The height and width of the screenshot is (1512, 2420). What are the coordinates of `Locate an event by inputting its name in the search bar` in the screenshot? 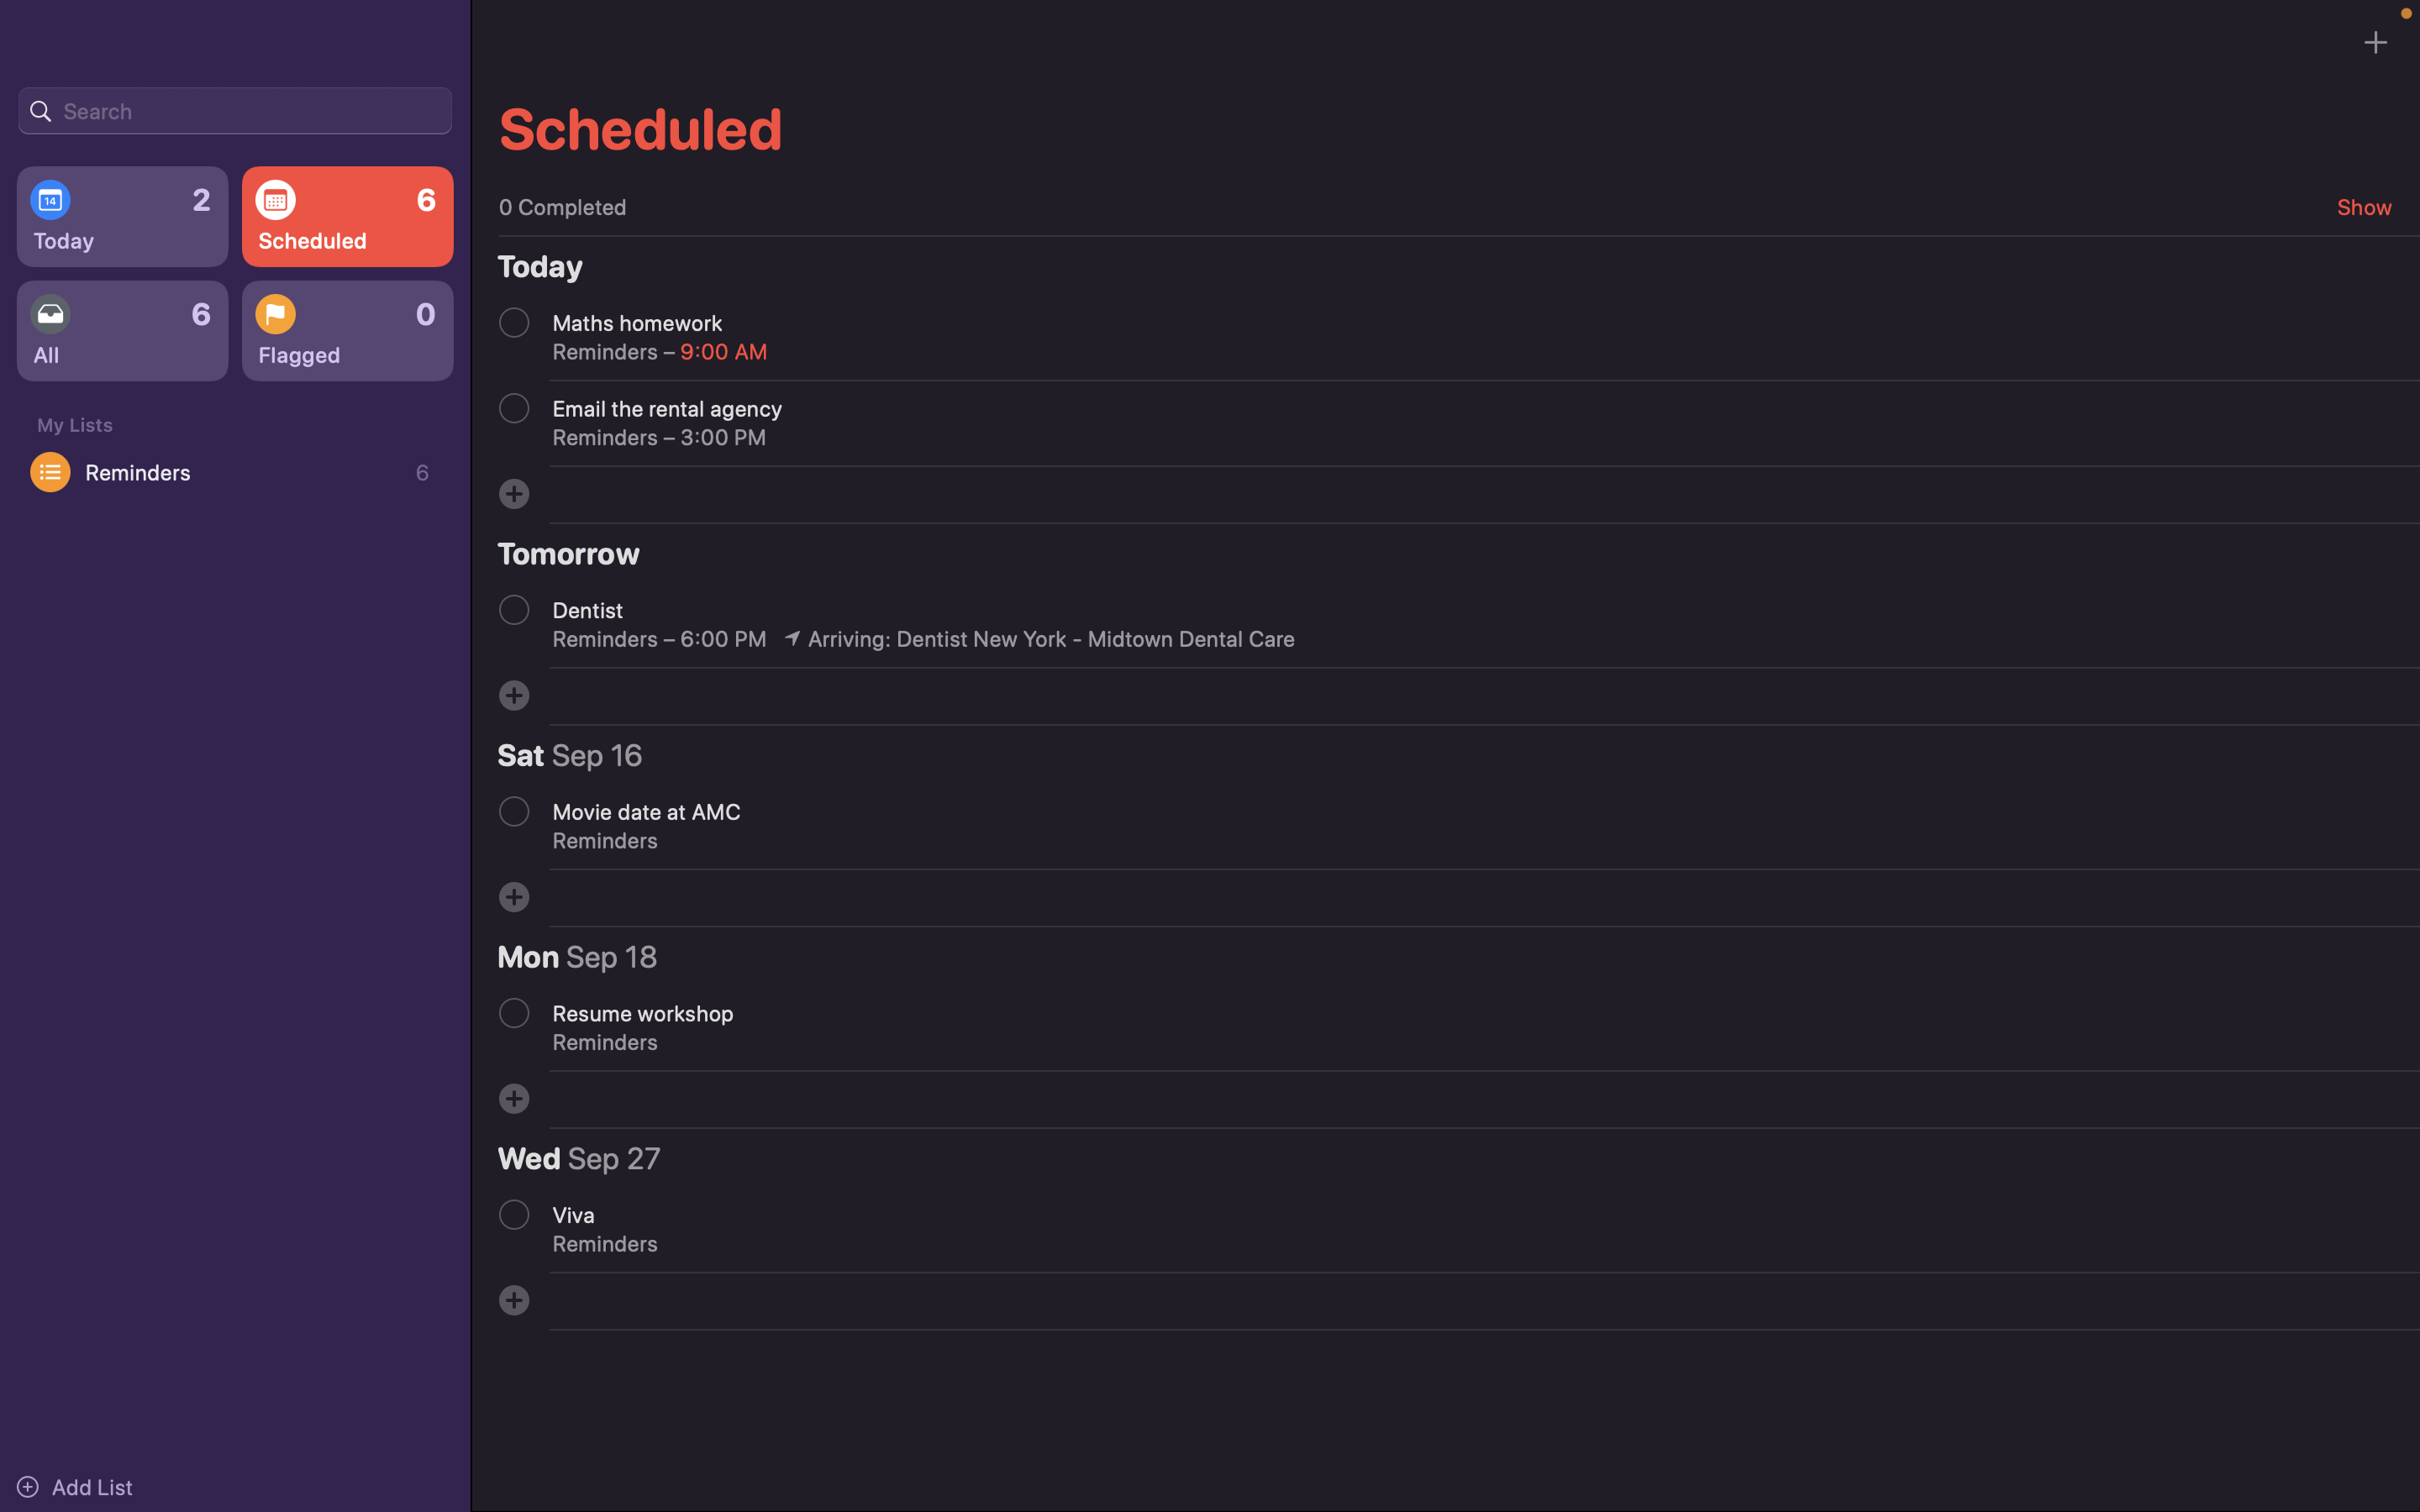 It's located at (234, 108).